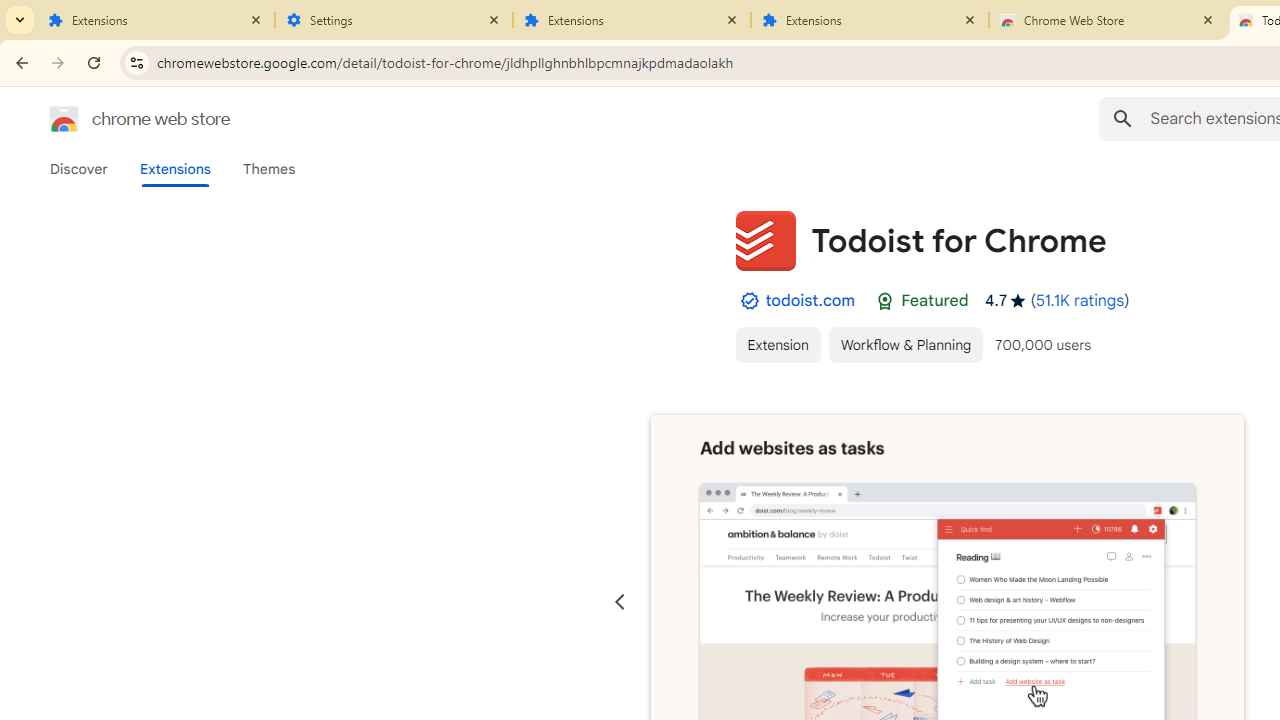 The height and width of the screenshot is (720, 1280). What do you see at coordinates (1107, 20) in the screenshot?
I see `'Chrome Web Store'` at bounding box center [1107, 20].